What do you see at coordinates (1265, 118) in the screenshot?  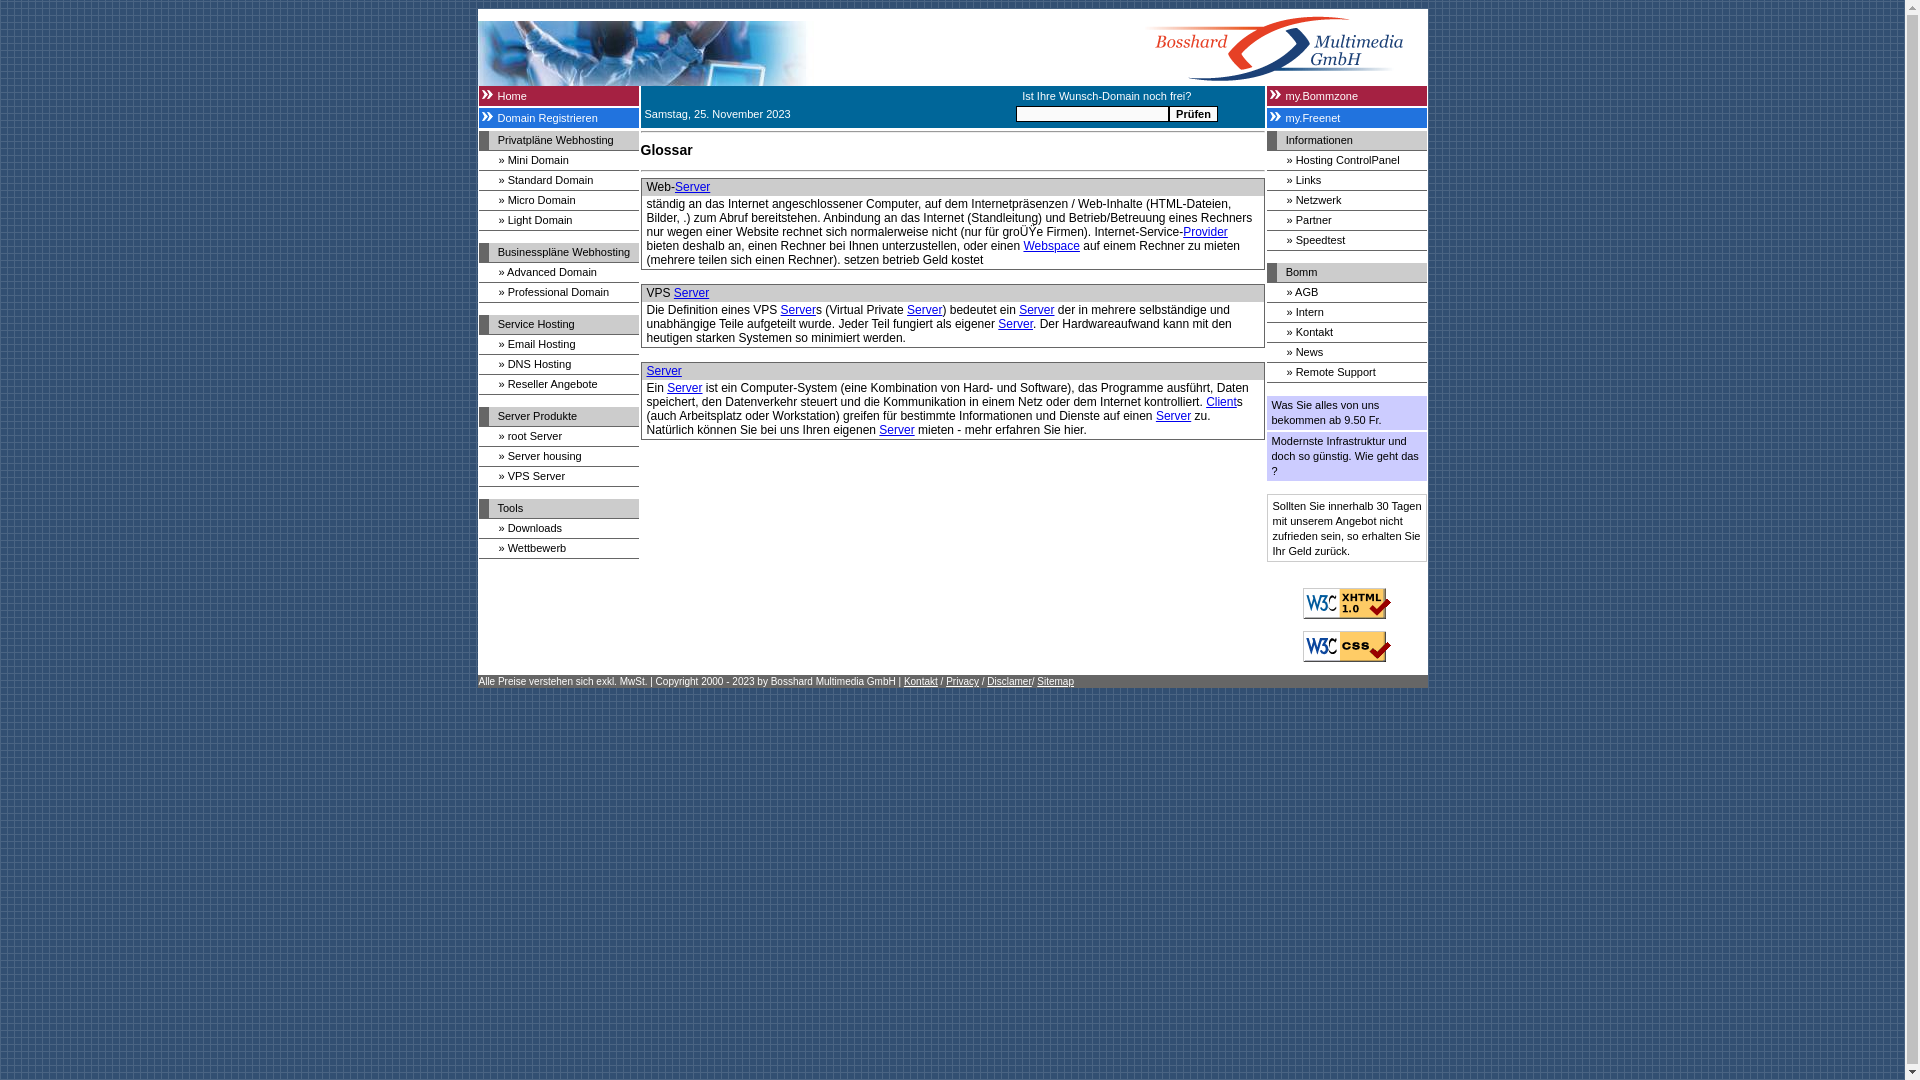 I see `'my.Freenet'` at bounding box center [1265, 118].